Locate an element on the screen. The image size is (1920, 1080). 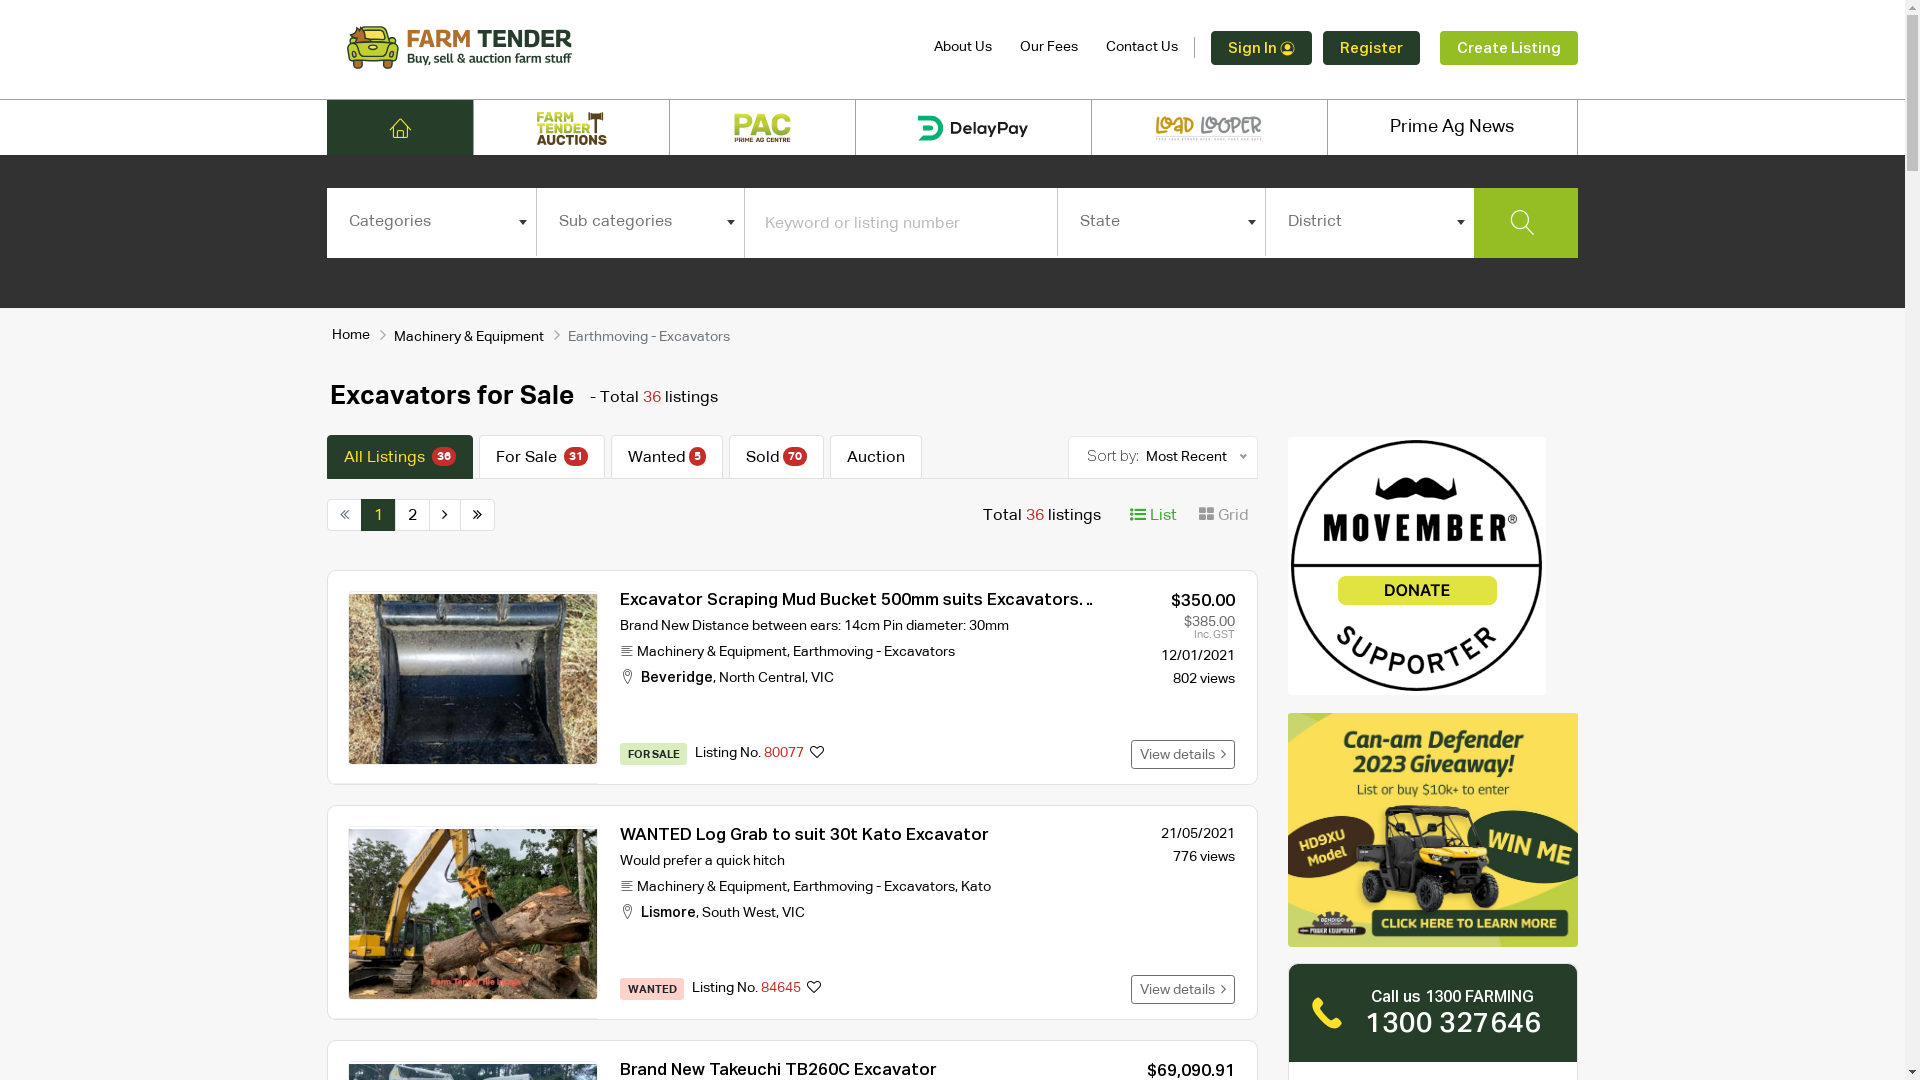
'Grid' is located at coordinates (1223, 514).